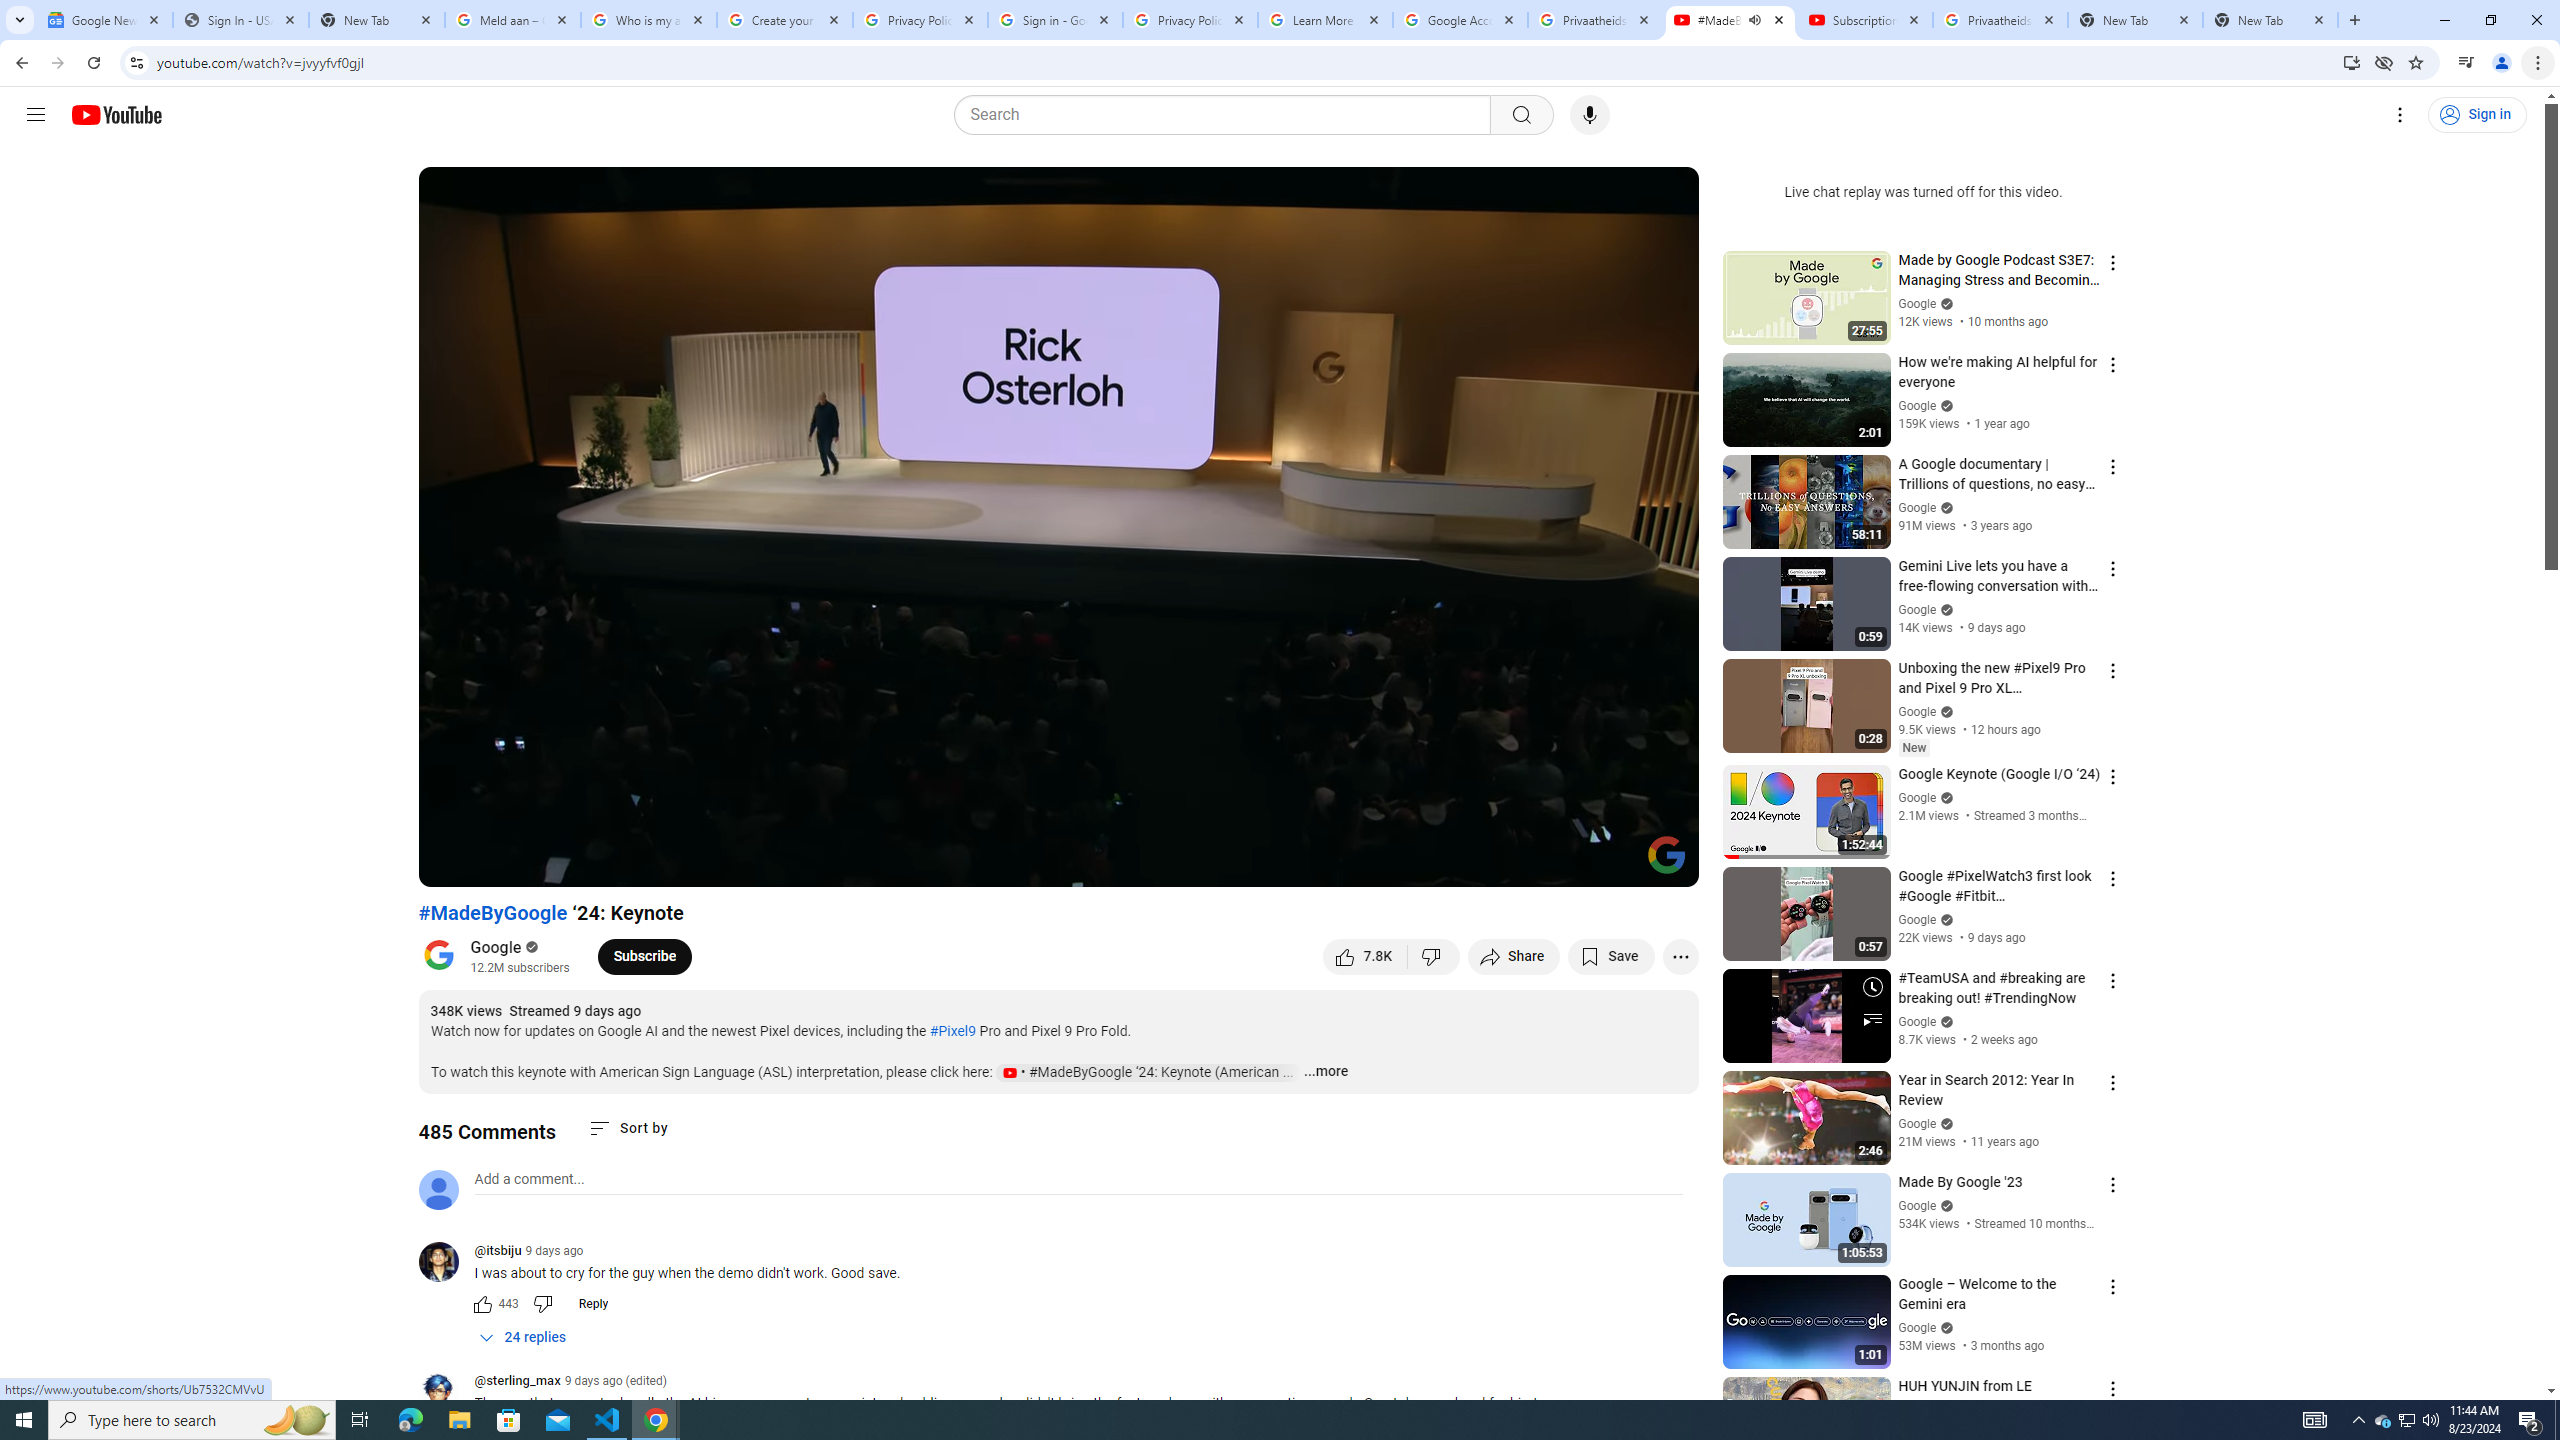 Image resolution: width=2560 pixels, height=1440 pixels. Describe the element at coordinates (1753, 19) in the screenshot. I see `'Mute tab'` at that location.